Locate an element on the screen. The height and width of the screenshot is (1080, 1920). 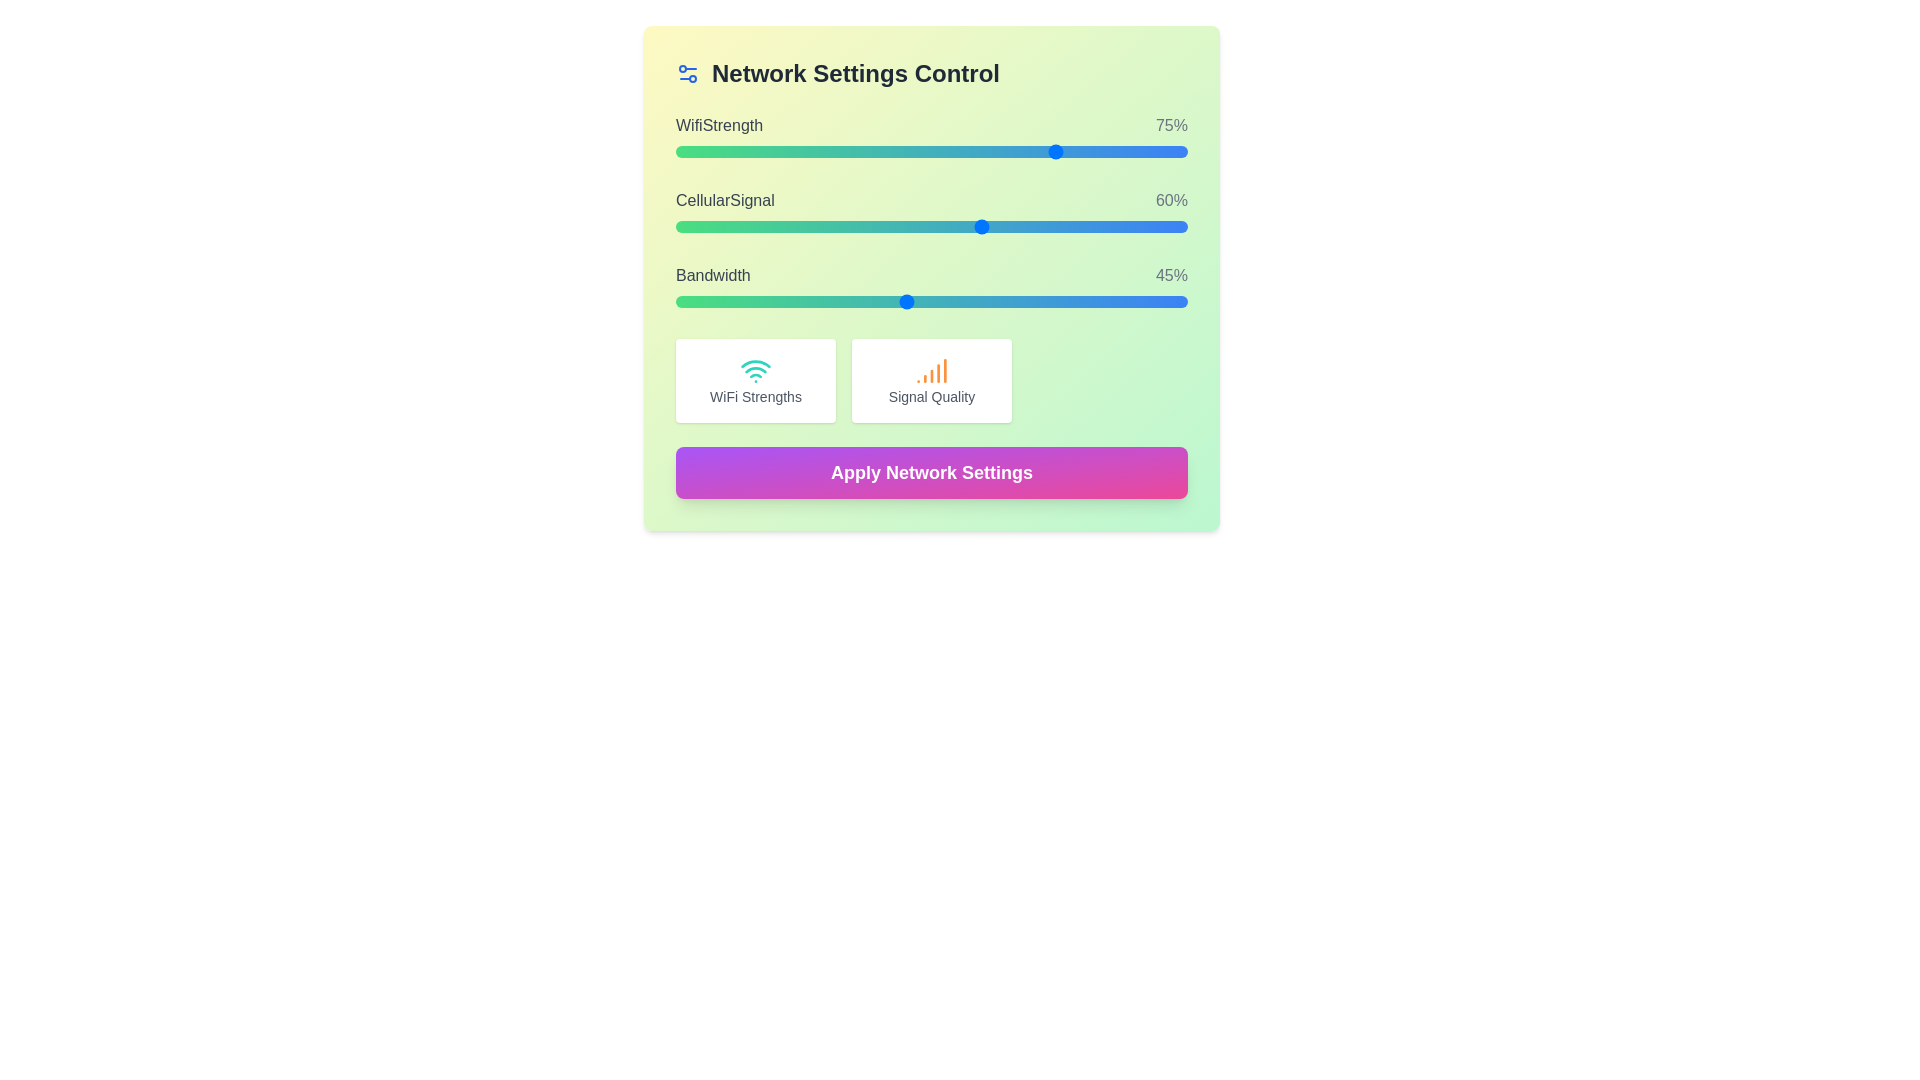
the WiFi signal icon, which is a teal SVG icon with concentric arcs located within a white card labeled 'WiFi Strengths' is located at coordinates (754, 370).